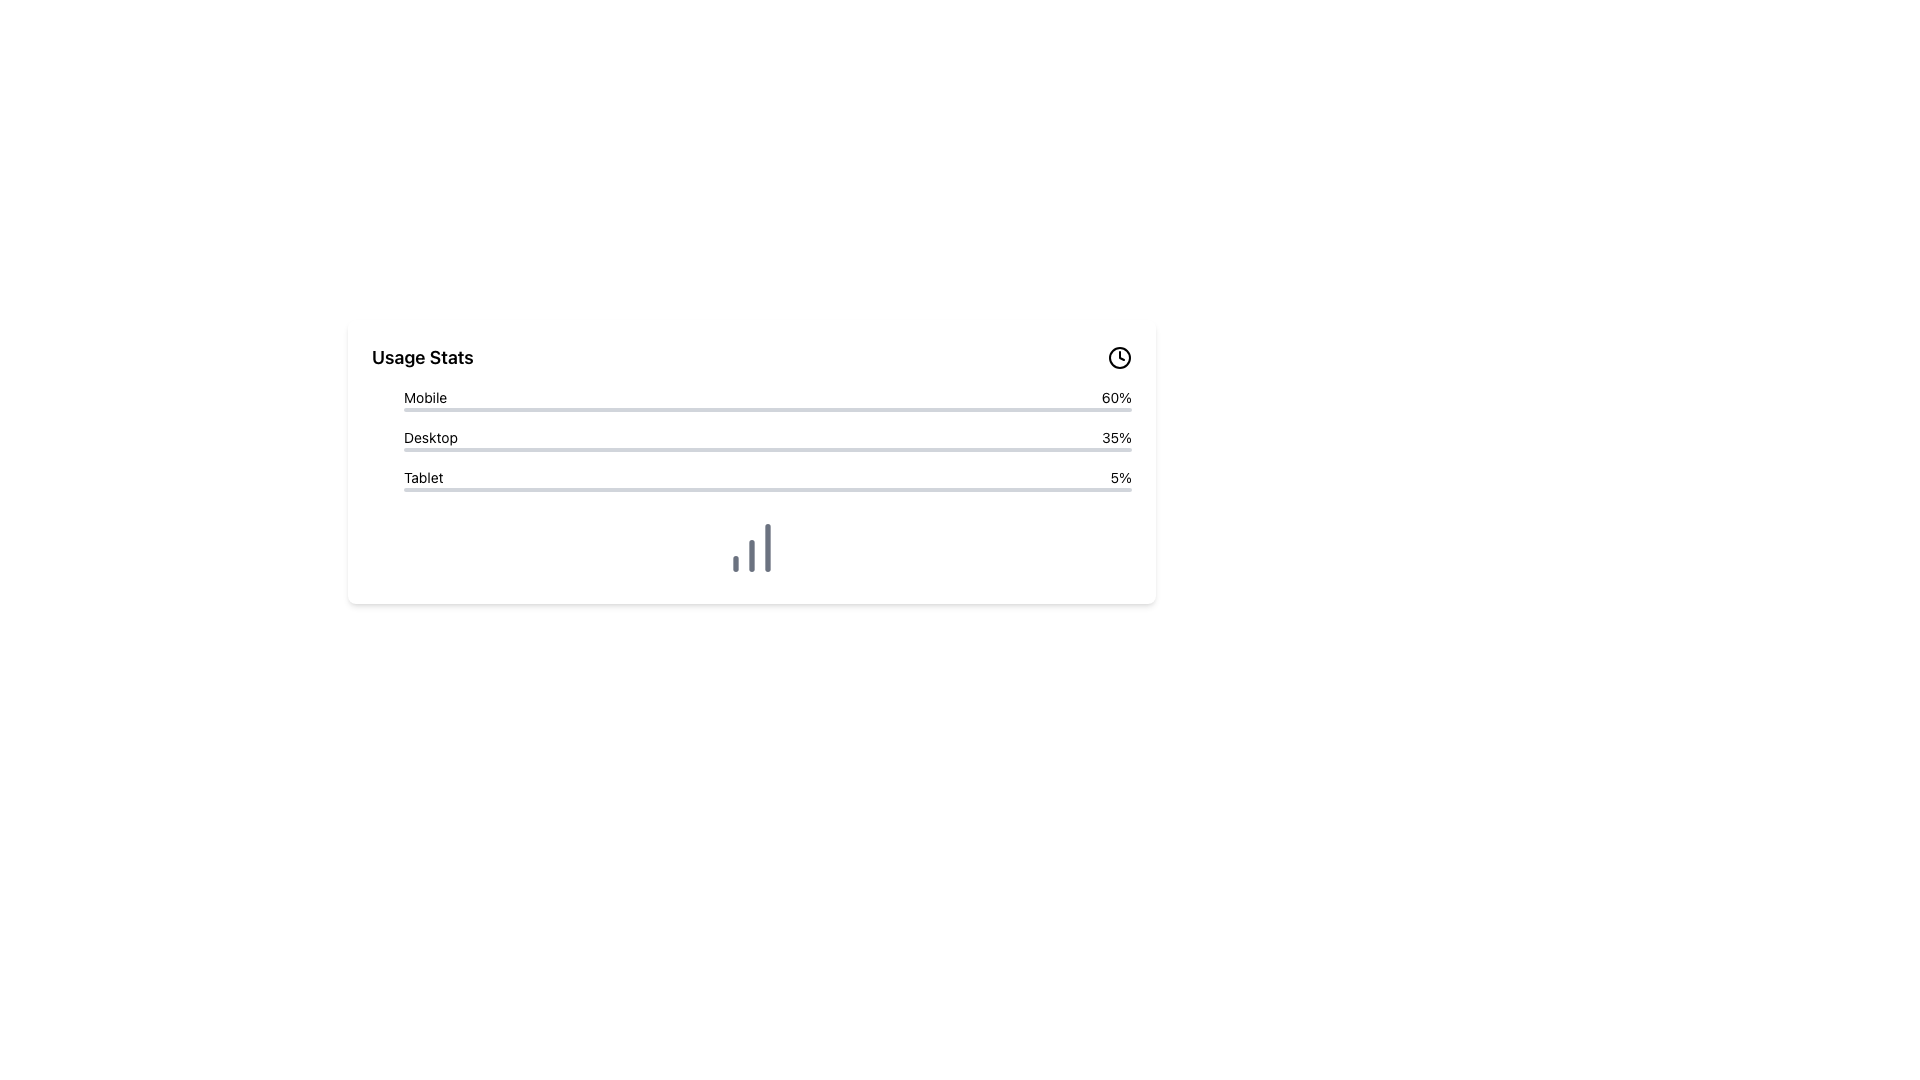 The height and width of the screenshot is (1080, 1920). I want to click on the red progress bar indicating mobile usage within the usage statistics panel, so click(621, 408).